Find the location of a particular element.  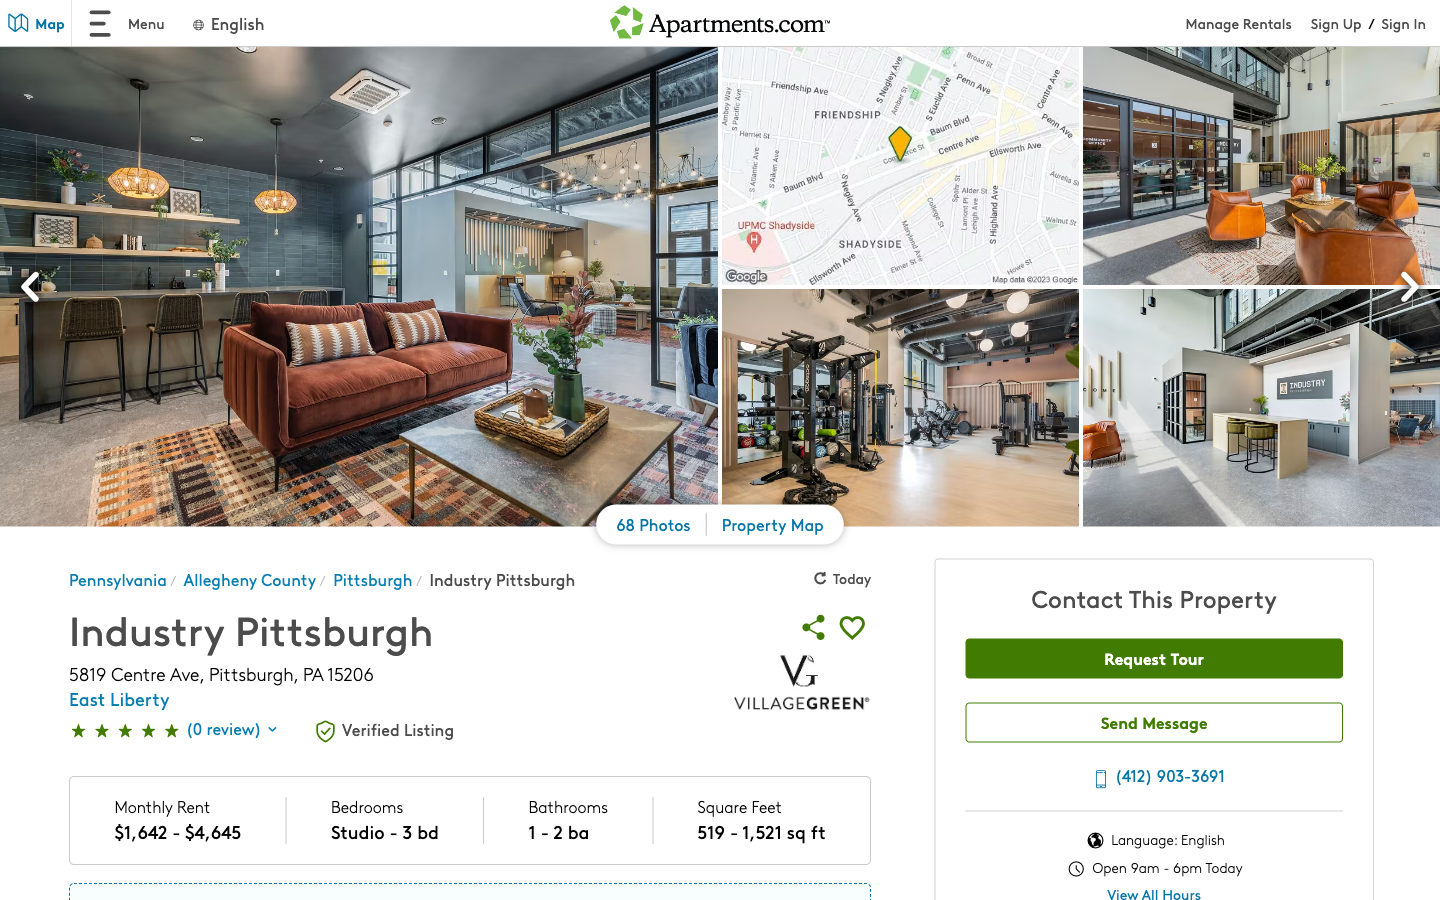

Transition to the preceding image is located at coordinates (30, 289).